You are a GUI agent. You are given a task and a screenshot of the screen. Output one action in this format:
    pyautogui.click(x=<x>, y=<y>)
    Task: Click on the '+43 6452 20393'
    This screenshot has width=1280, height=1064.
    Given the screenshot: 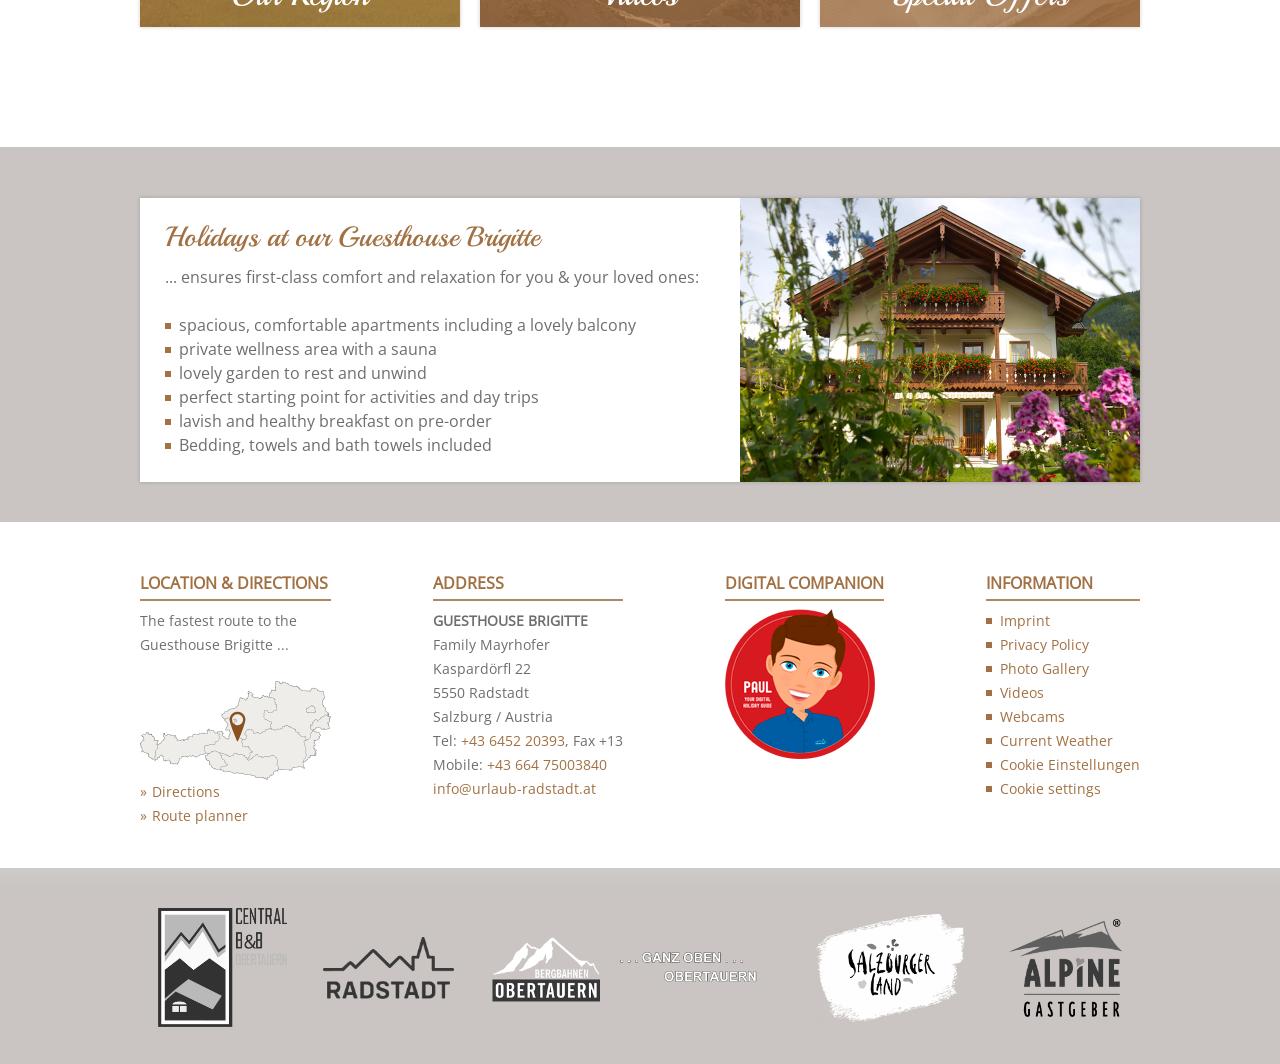 What is the action you would take?
    pyautogui.click(x=513, y=742)
    